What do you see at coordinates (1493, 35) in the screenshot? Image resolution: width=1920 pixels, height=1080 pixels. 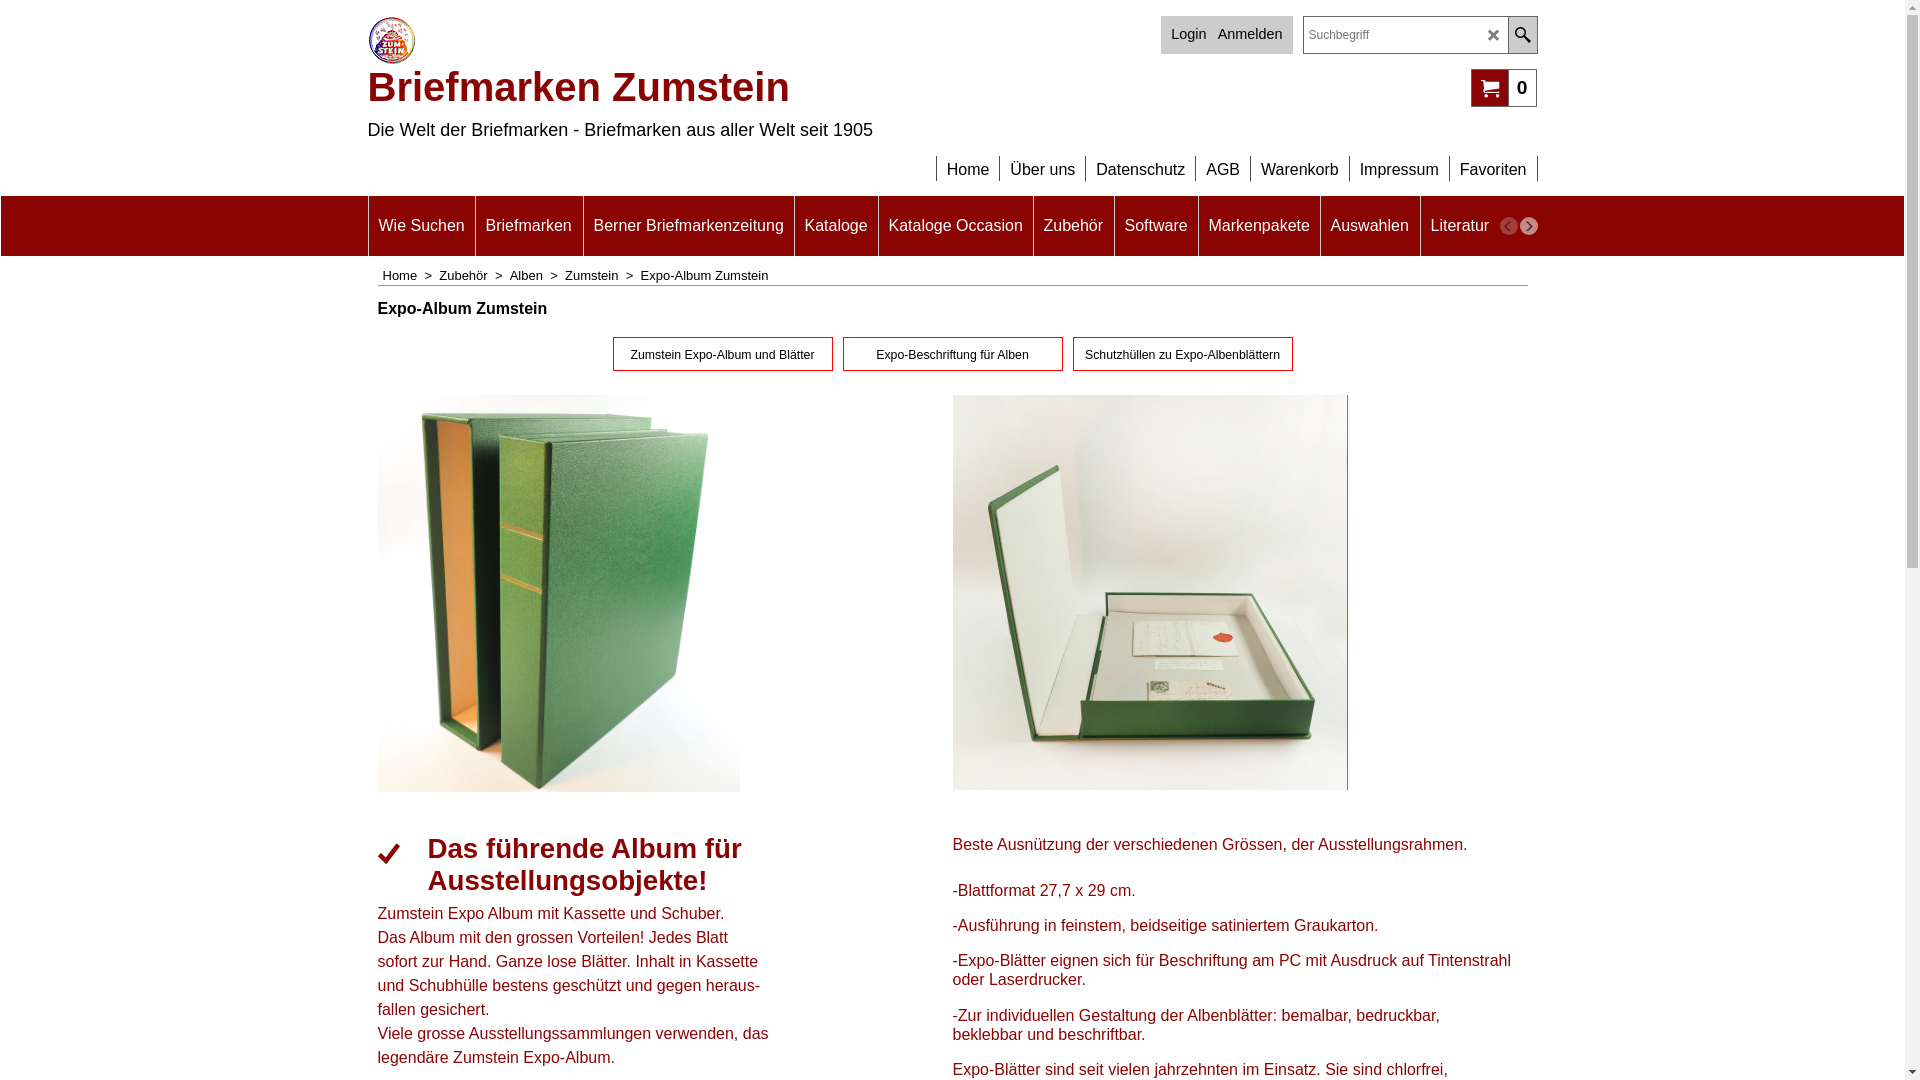 I see `'LD_CANCEL'` at bounding box center [1493, 35].